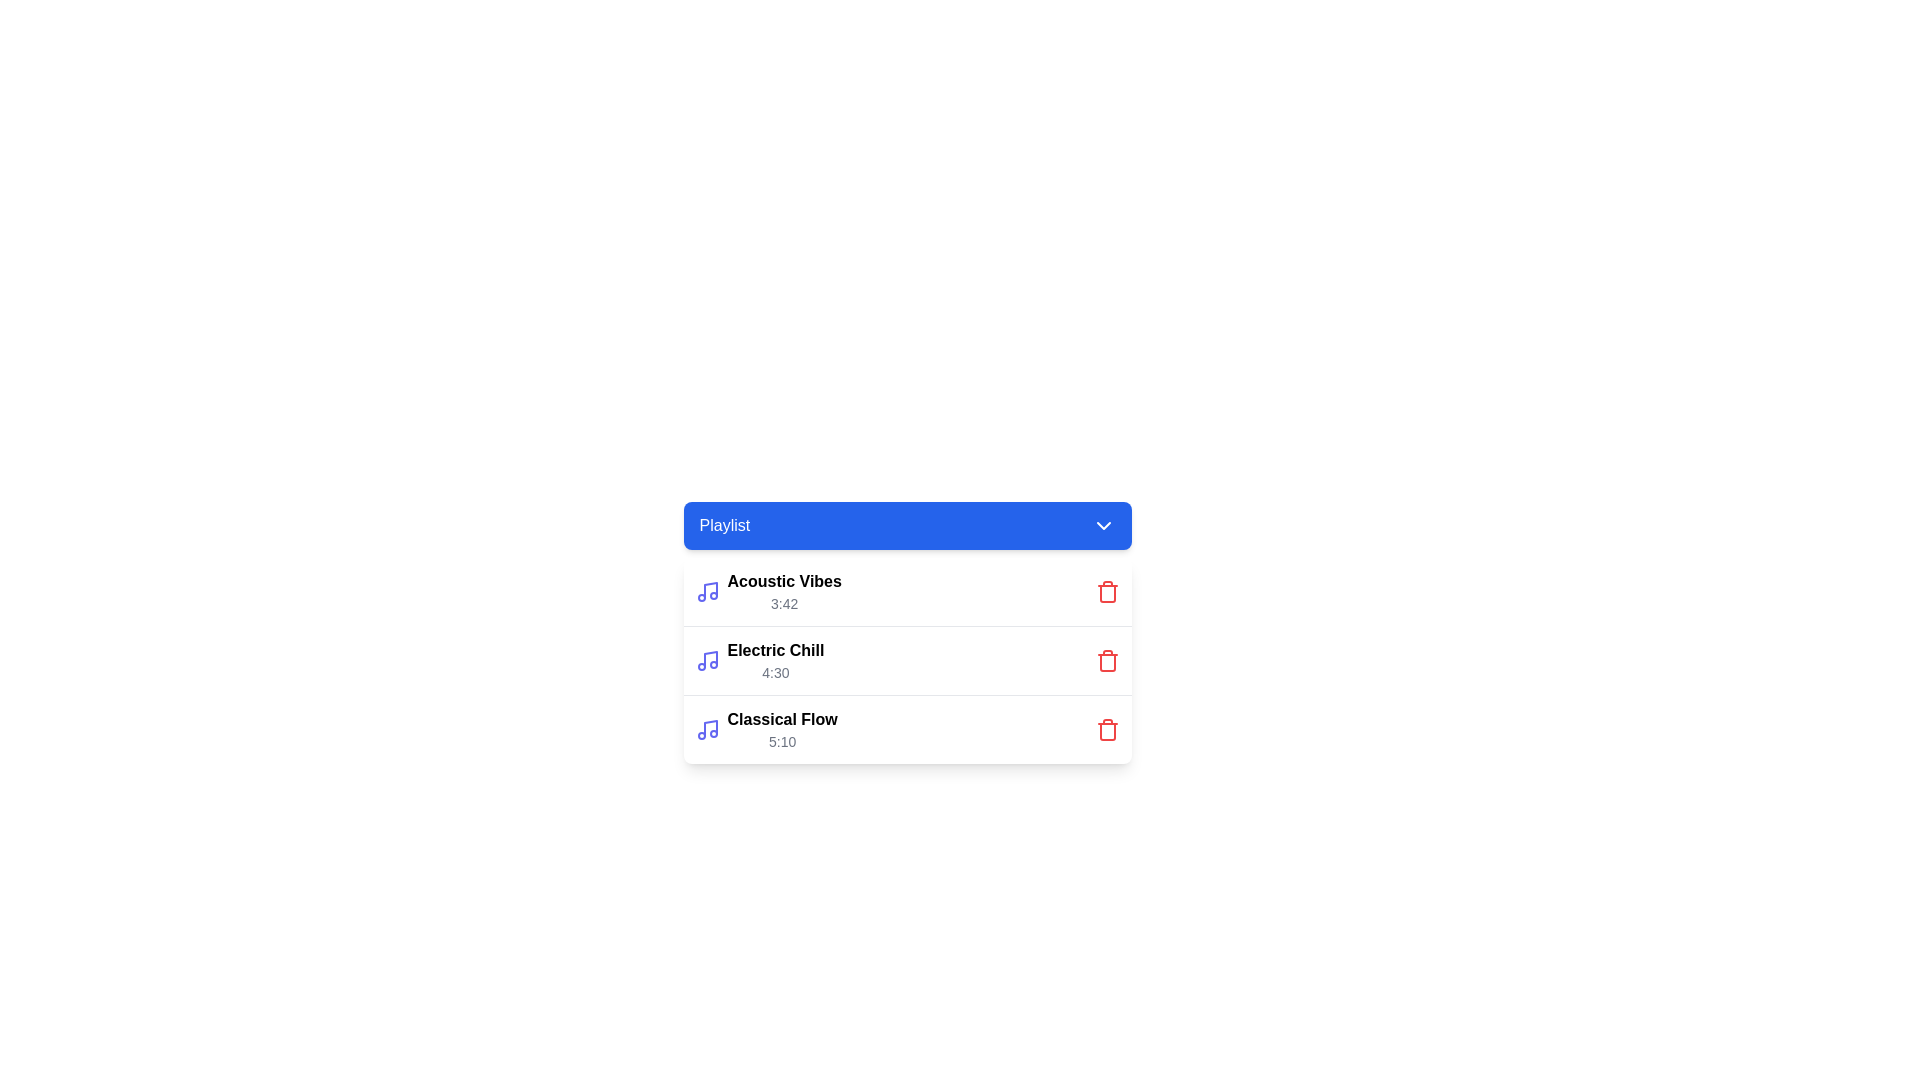  What do you see at coordinates (707, 590) in the screenshot?
I see `the SVG icon that indicates a musical track, located to the left of the text 'Acoustic Vibes' and the duration '3:42' in the first row of the playlist` at bounding box center [707, 590].